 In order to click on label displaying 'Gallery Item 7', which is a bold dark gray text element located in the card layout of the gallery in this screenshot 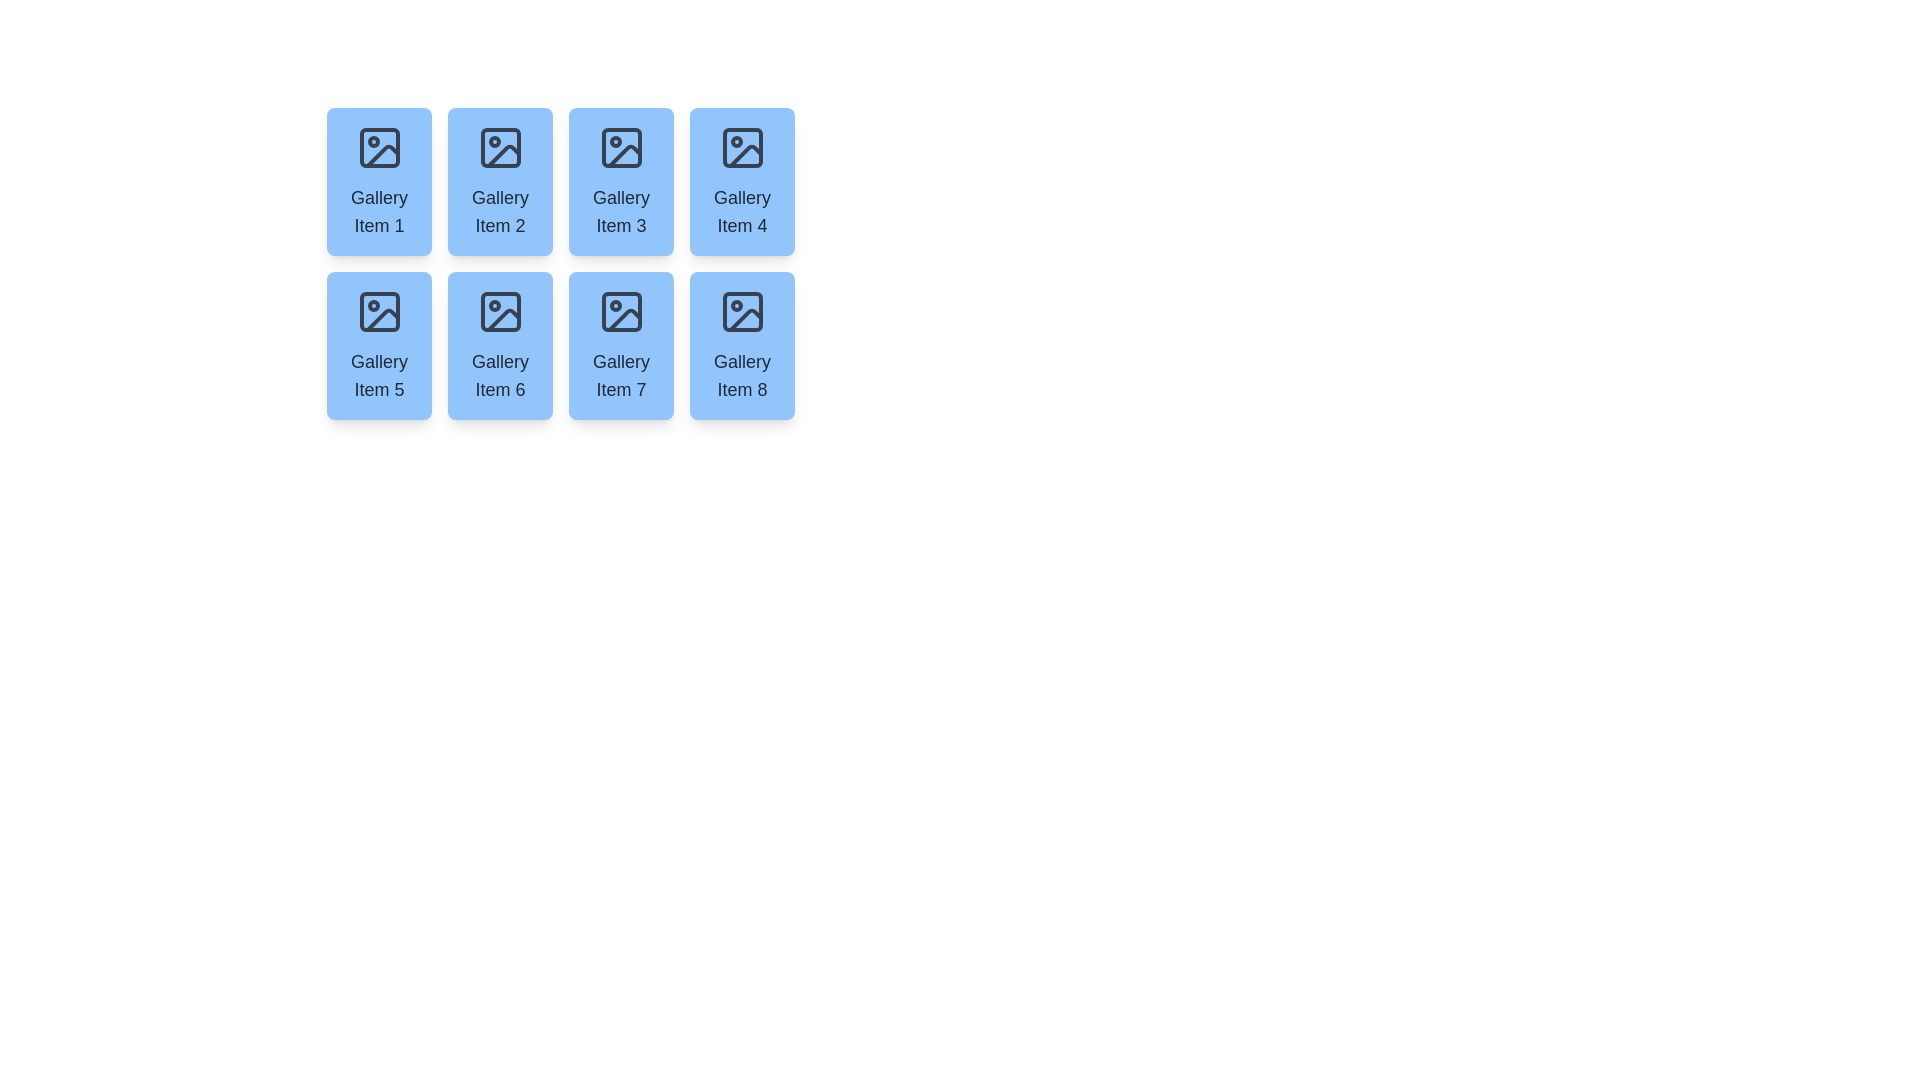, I will do `click(620, 375)`.